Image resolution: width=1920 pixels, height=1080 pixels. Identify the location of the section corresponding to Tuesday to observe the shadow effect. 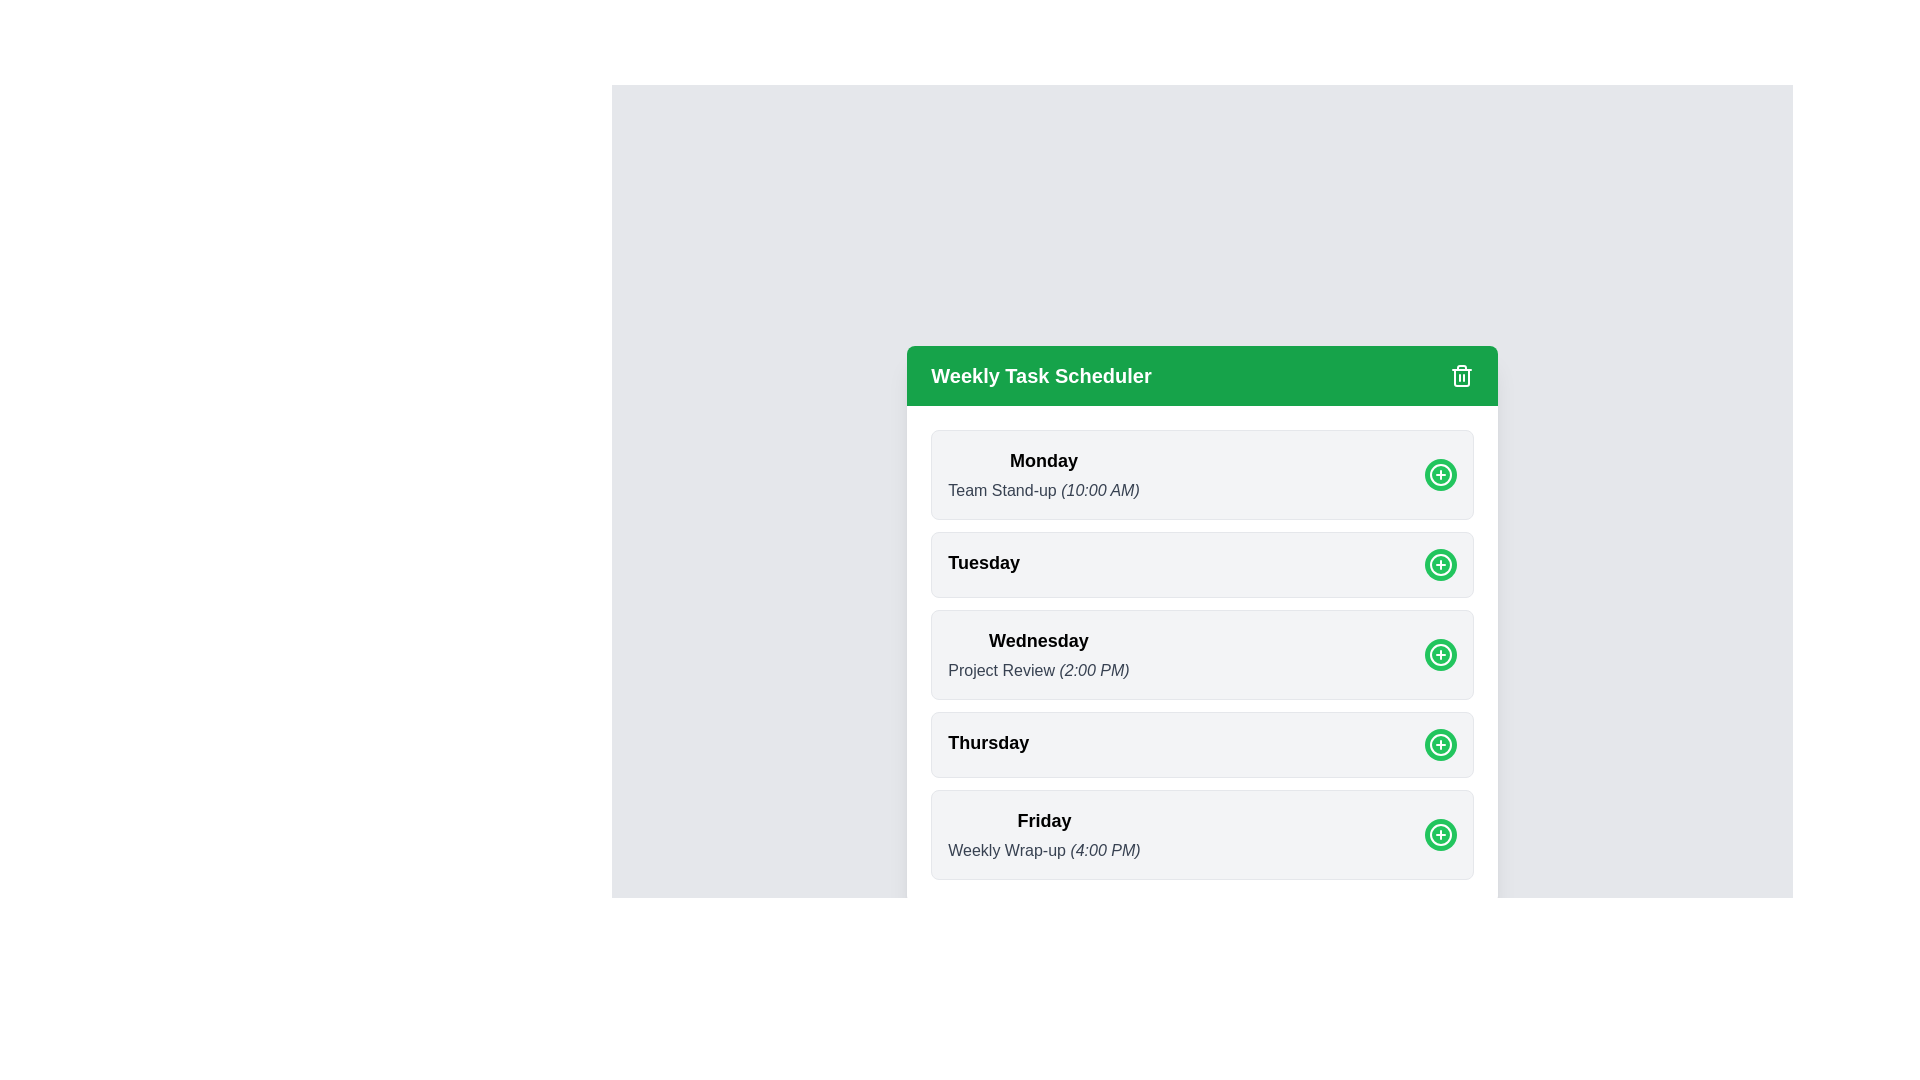
(1201, 564).